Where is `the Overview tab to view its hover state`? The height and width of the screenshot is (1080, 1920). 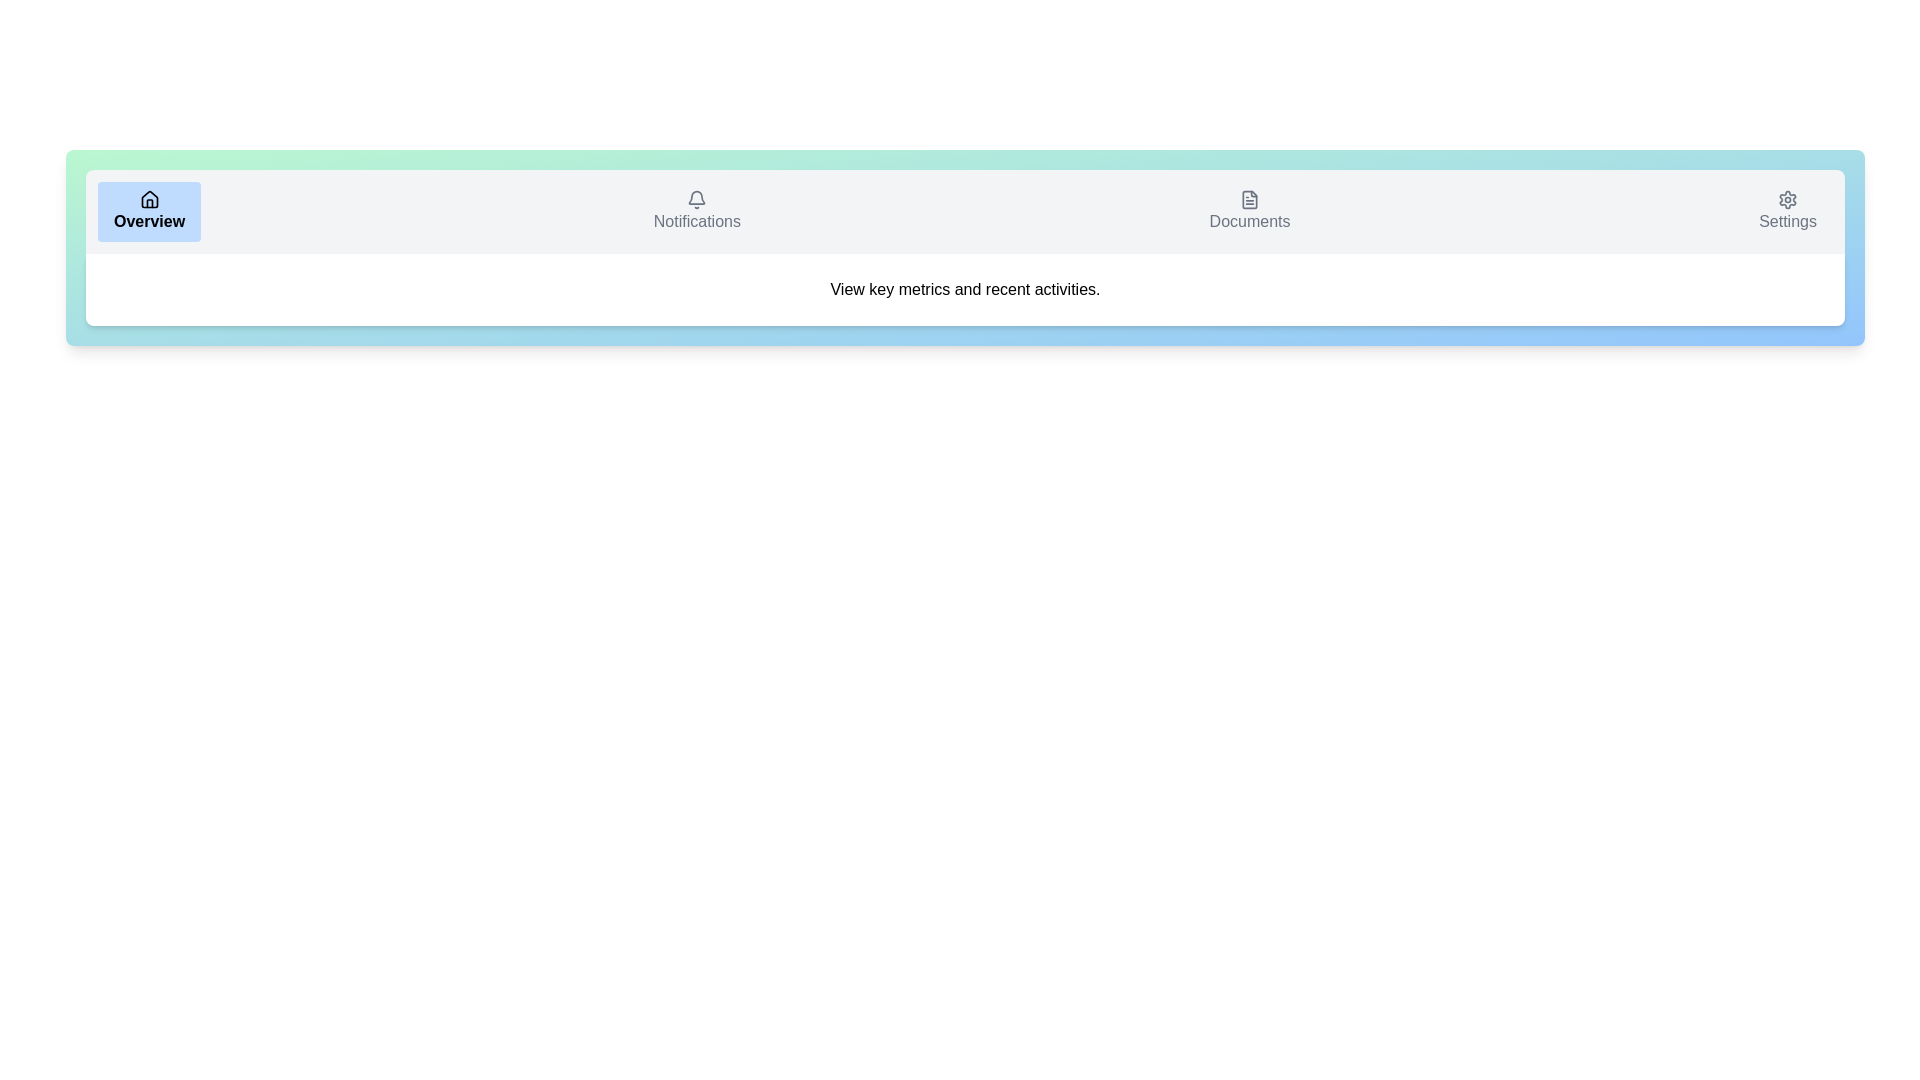 the Overview tab to view its hover state is located at coordinates (147, 212).